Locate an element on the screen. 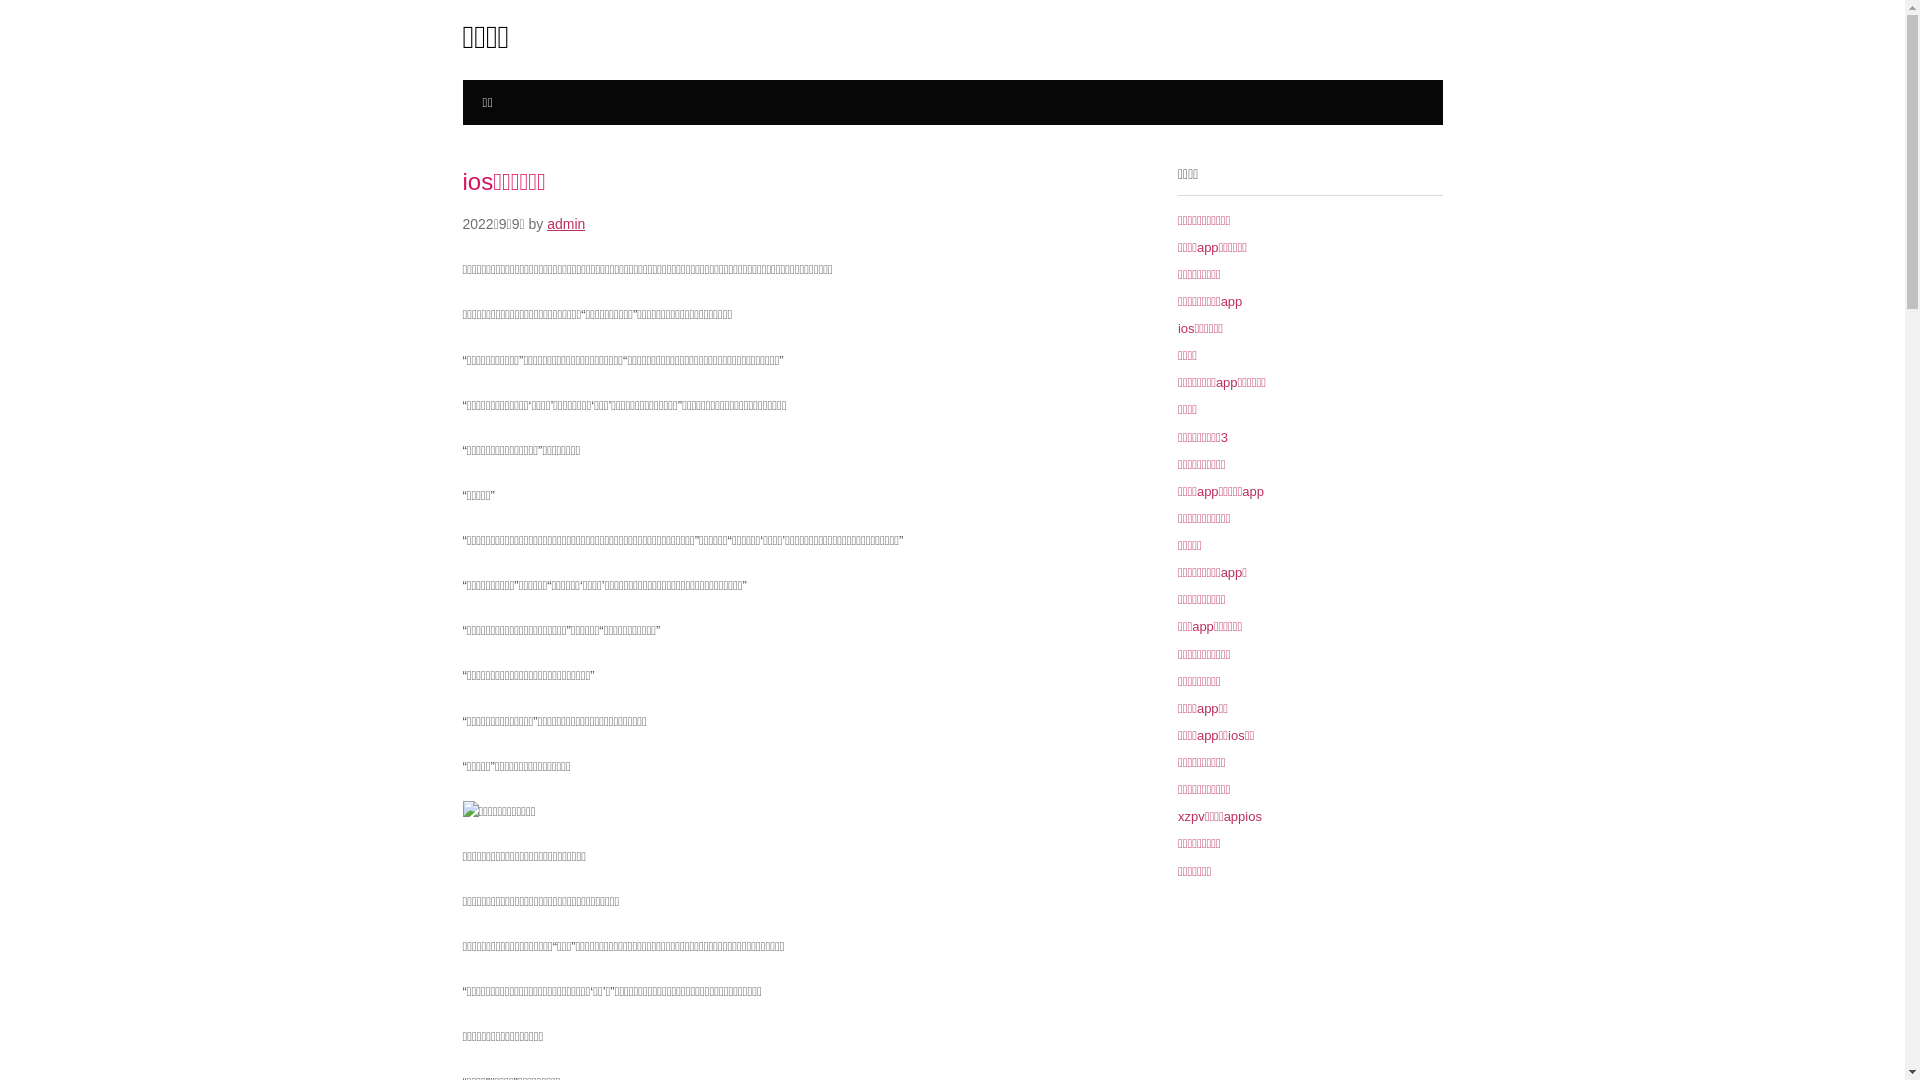  'admin' is located at coordinates (565, 223).